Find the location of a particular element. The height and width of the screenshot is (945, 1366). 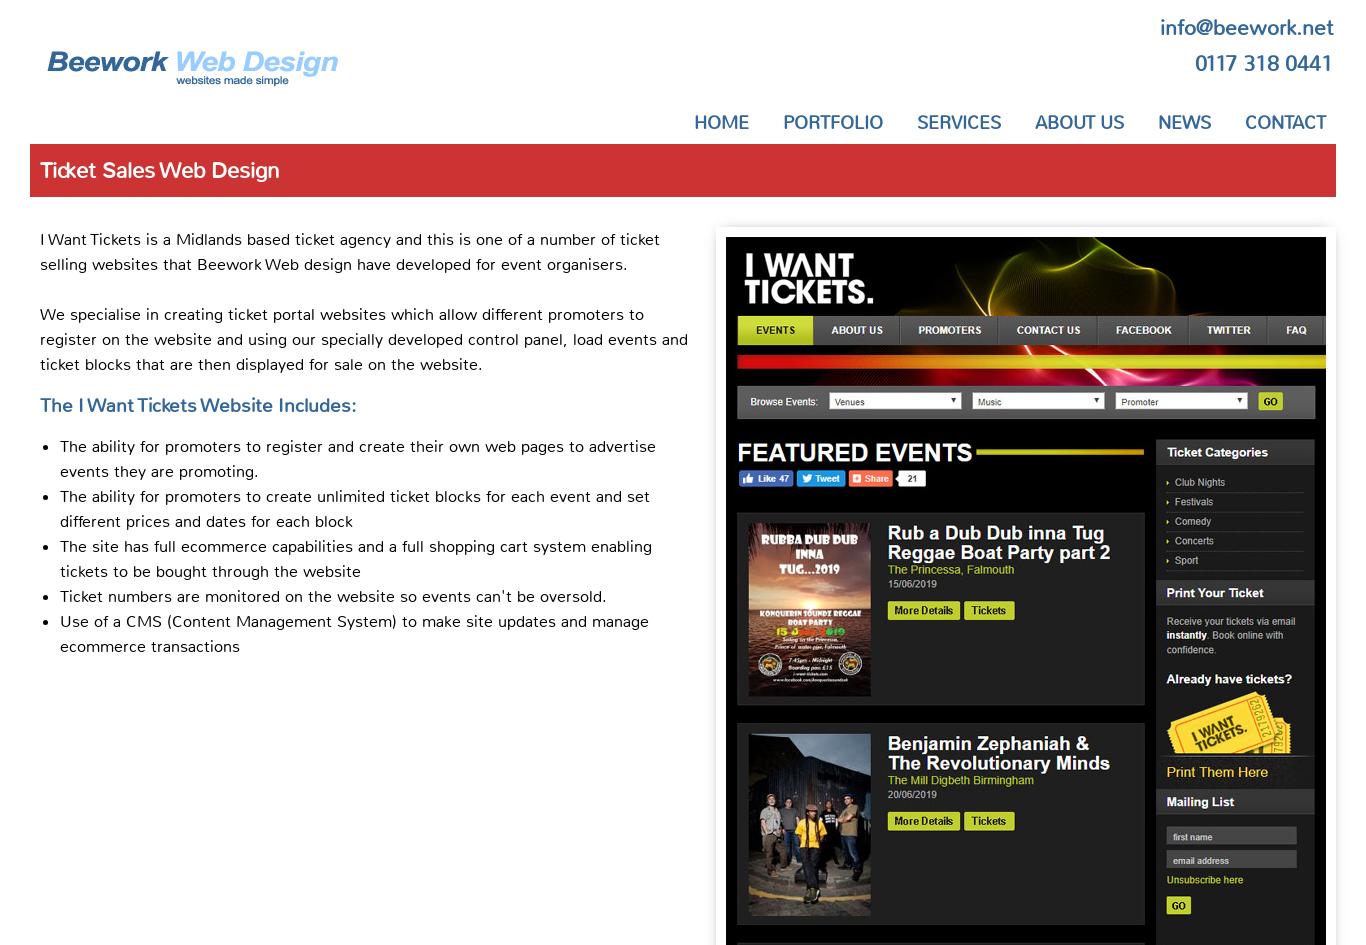

'Portfolio' is located at coordinates (831, 122).